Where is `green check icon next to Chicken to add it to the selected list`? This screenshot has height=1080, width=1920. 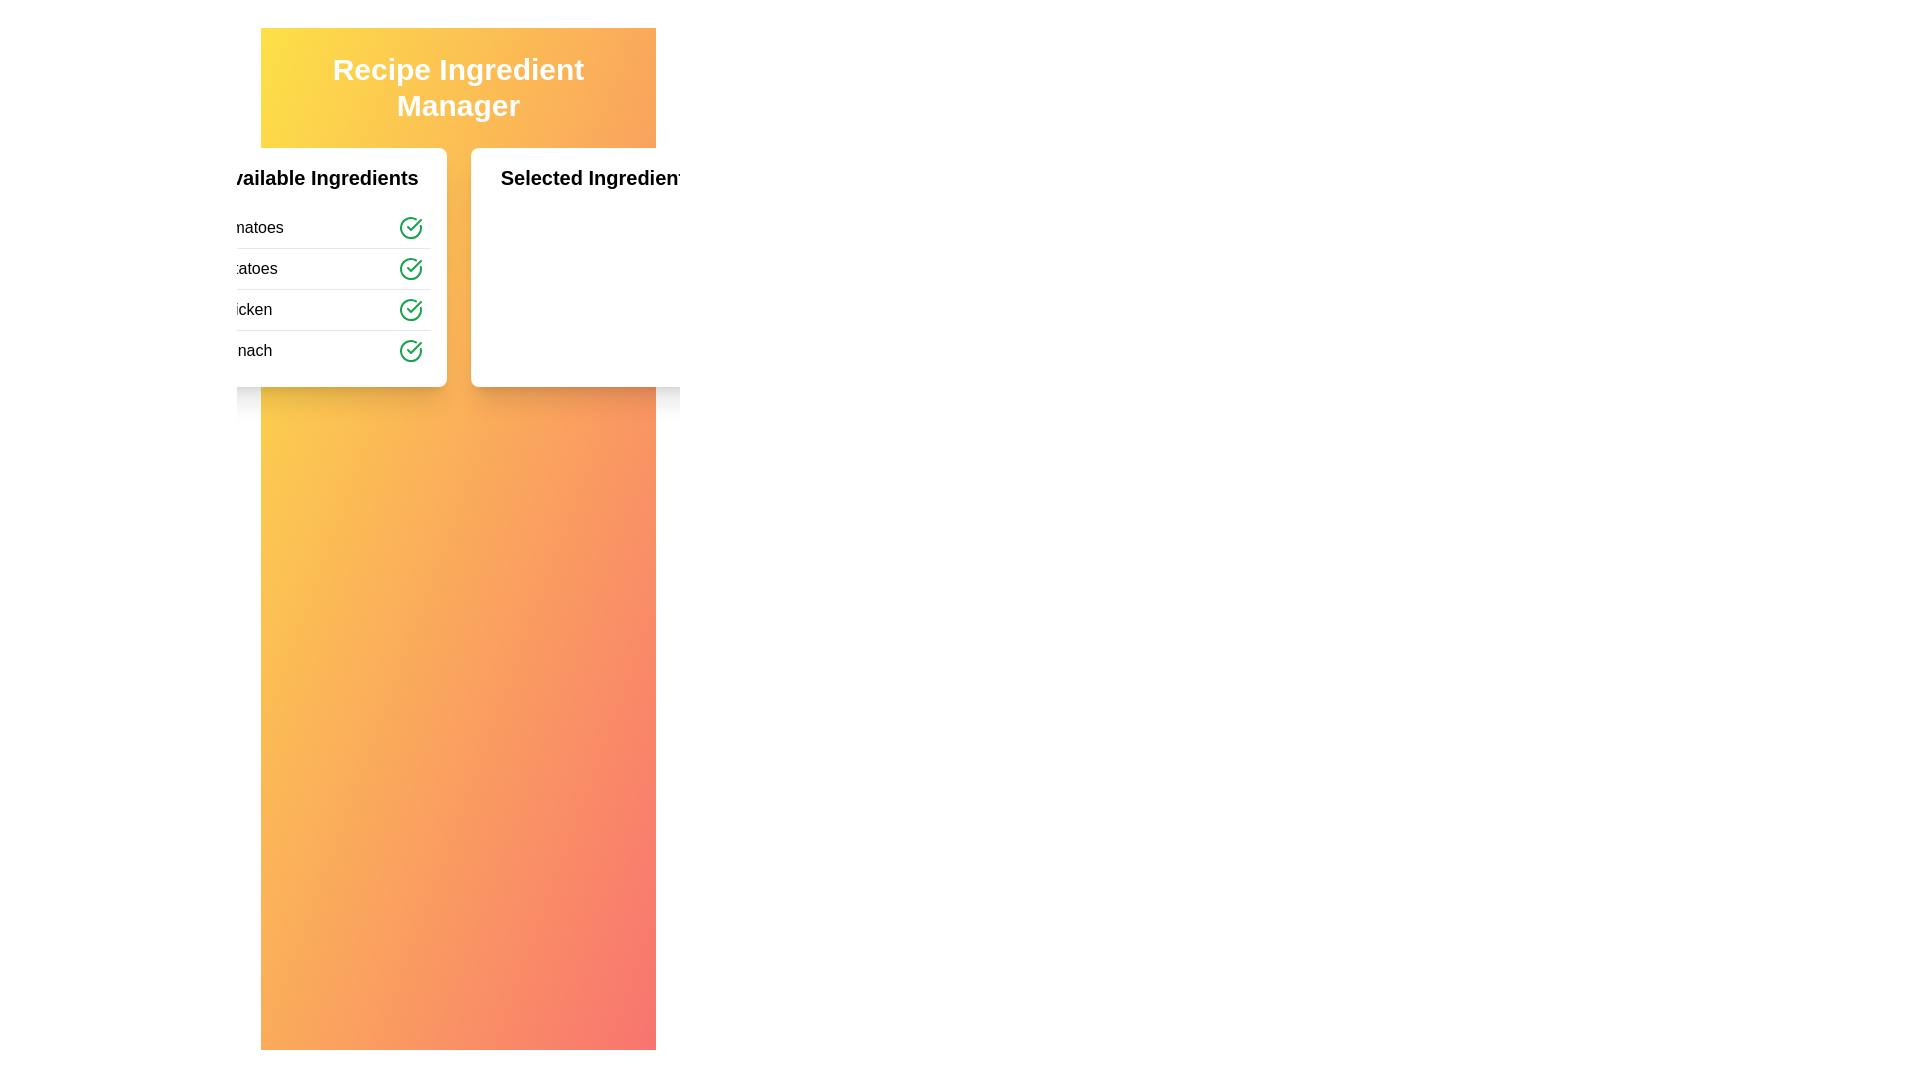 green check icon next to Chicken to add it to the selected list is located at coordinates (409, 309).